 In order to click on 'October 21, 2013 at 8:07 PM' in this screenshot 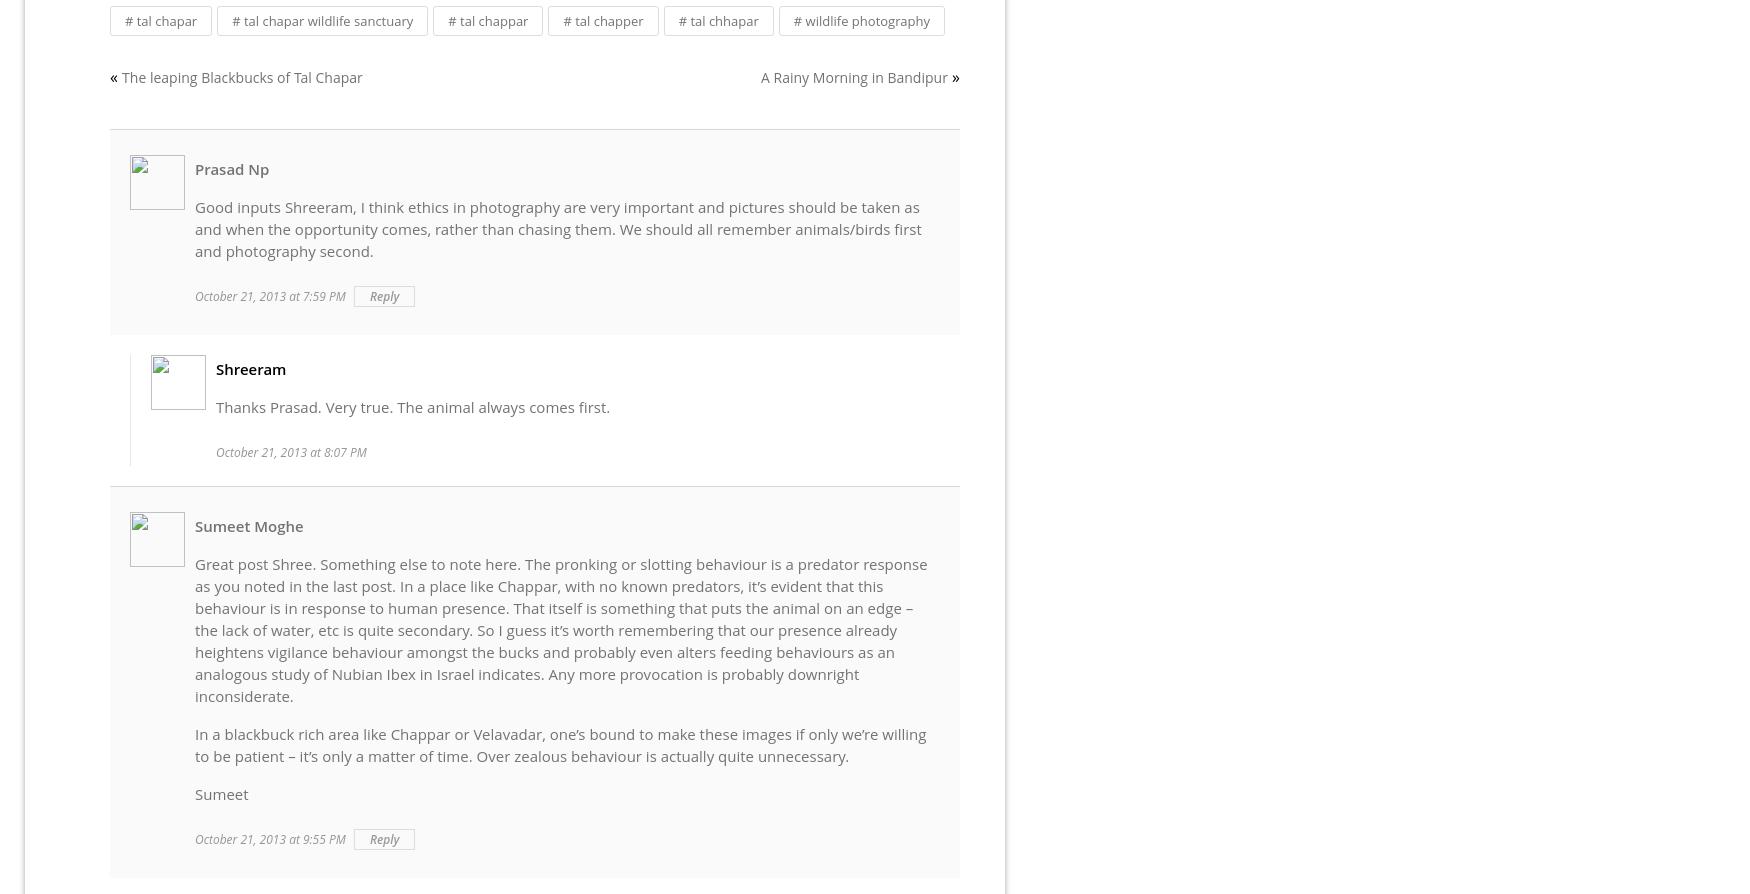, I will do `click(290, 452)`.